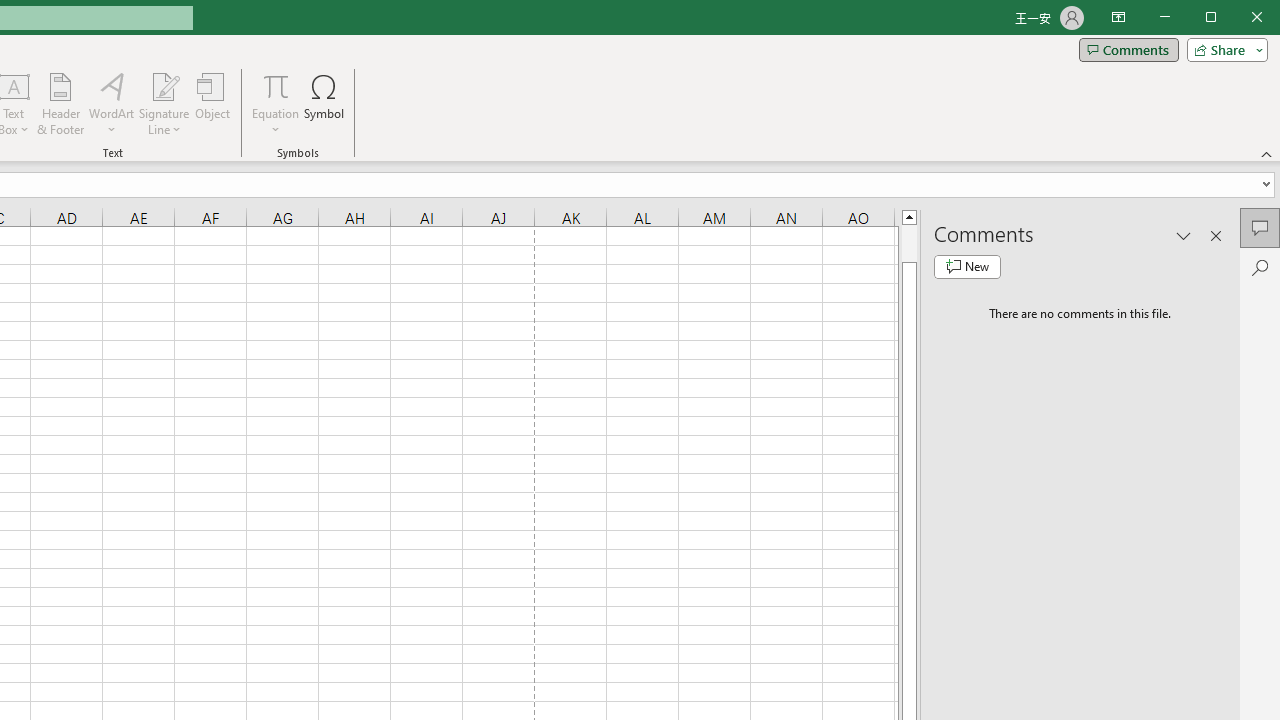 This screenshot has height=720, width=1280. Describe the element at coordinates (1222, 49) in the screenshot. I see `'Share'` at that location.